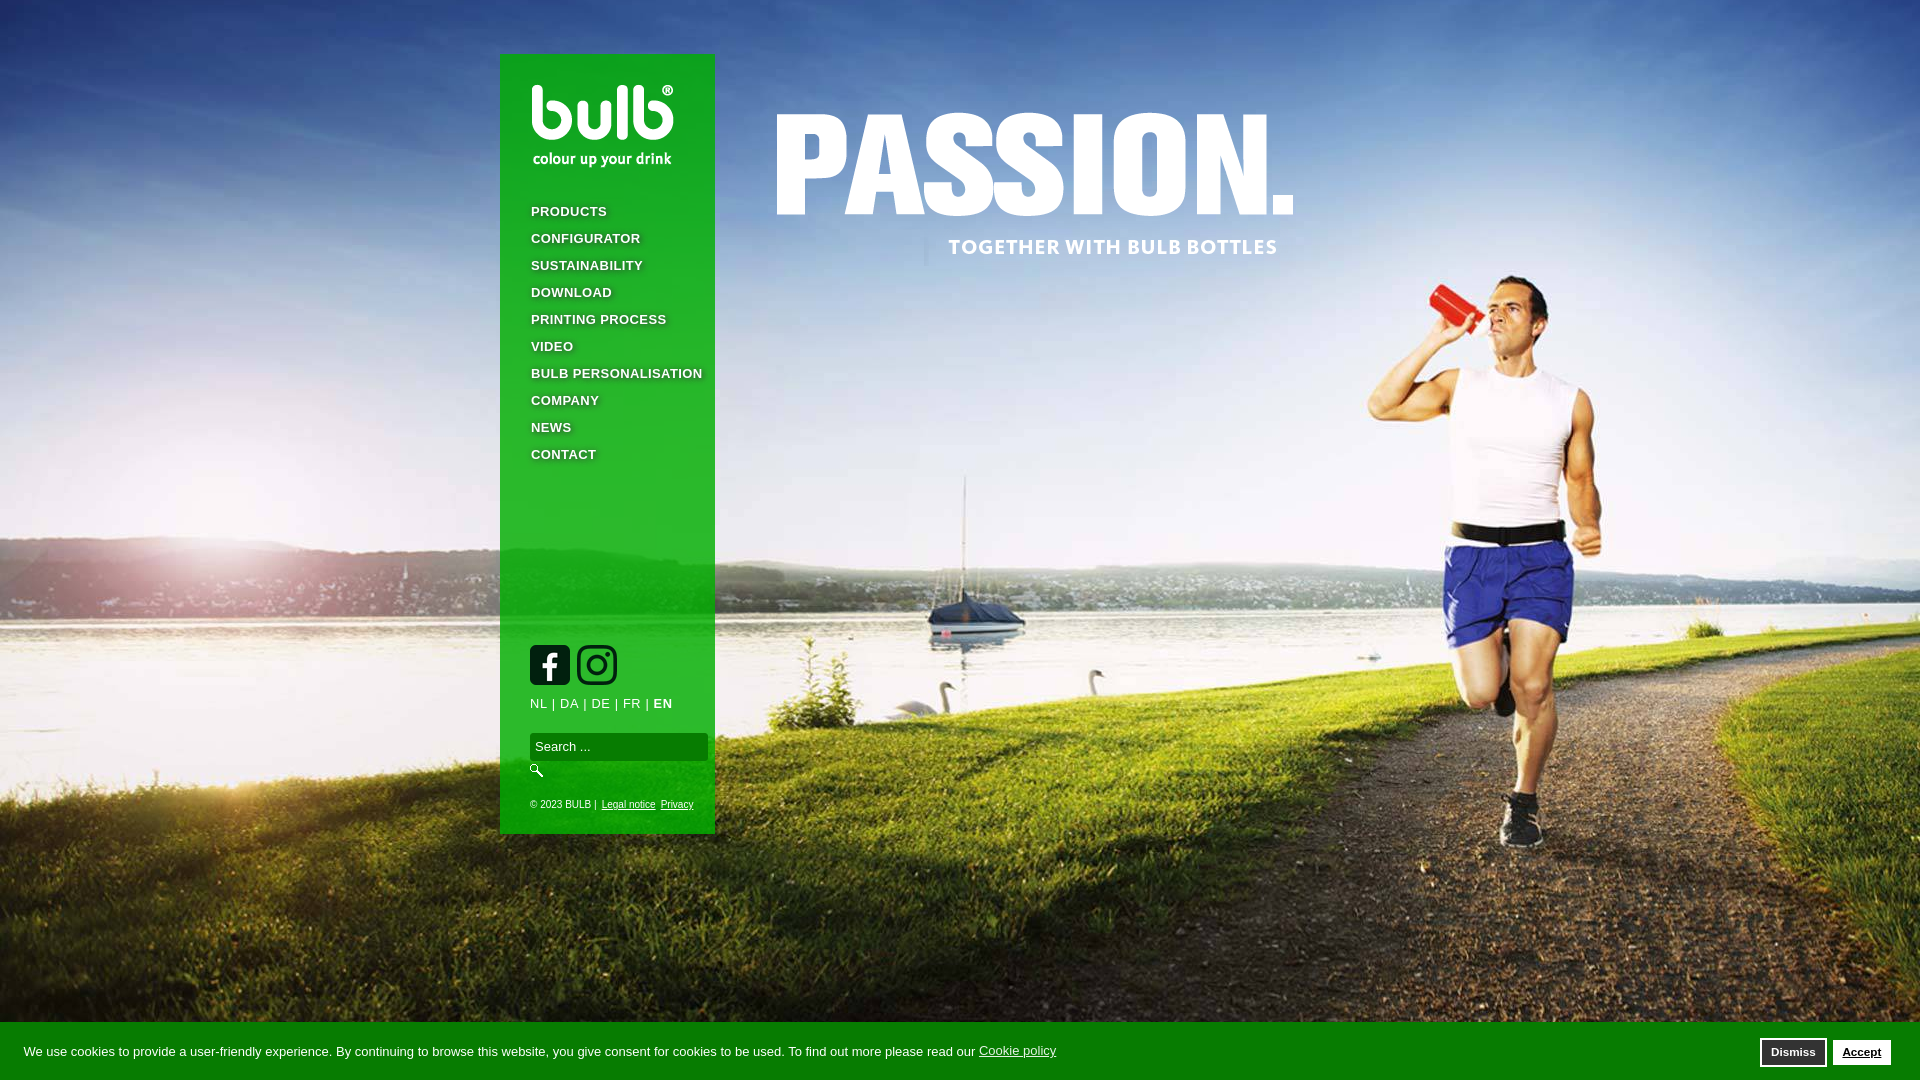 Image resolution: width=1920 pixels, height=1080 pixels. I want to click on '3', so click(989, 1044).